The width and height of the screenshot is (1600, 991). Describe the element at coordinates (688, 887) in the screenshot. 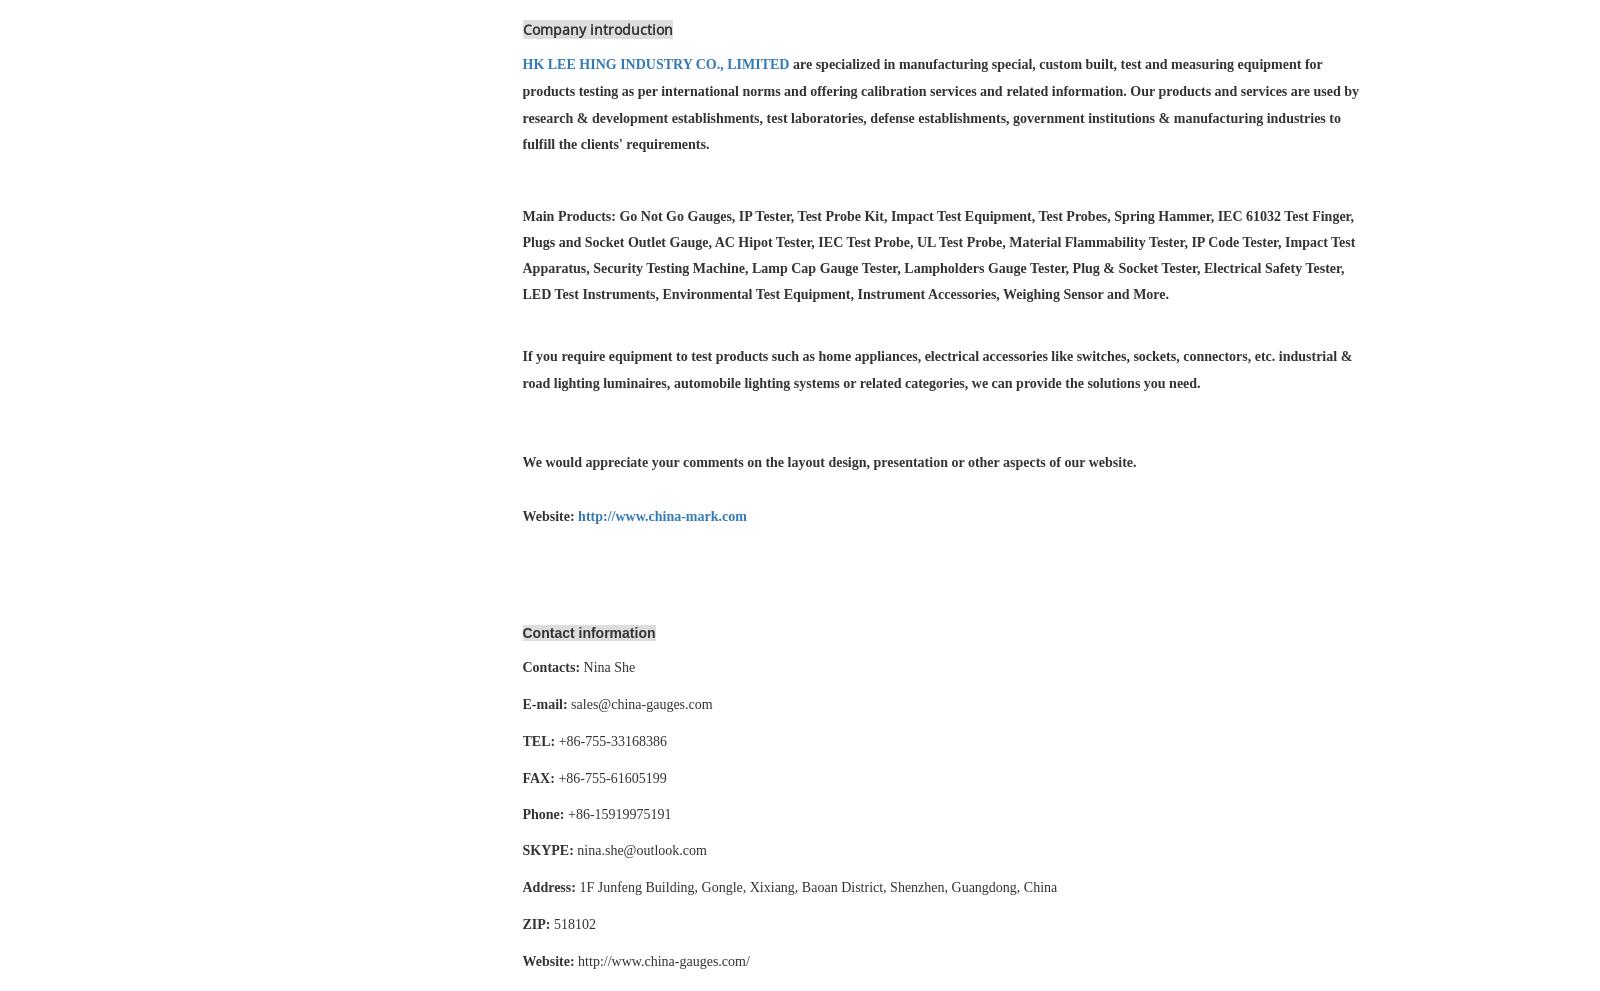

I see `'1F Junfeng Building, Gongle, Xixiang,'` at that location.